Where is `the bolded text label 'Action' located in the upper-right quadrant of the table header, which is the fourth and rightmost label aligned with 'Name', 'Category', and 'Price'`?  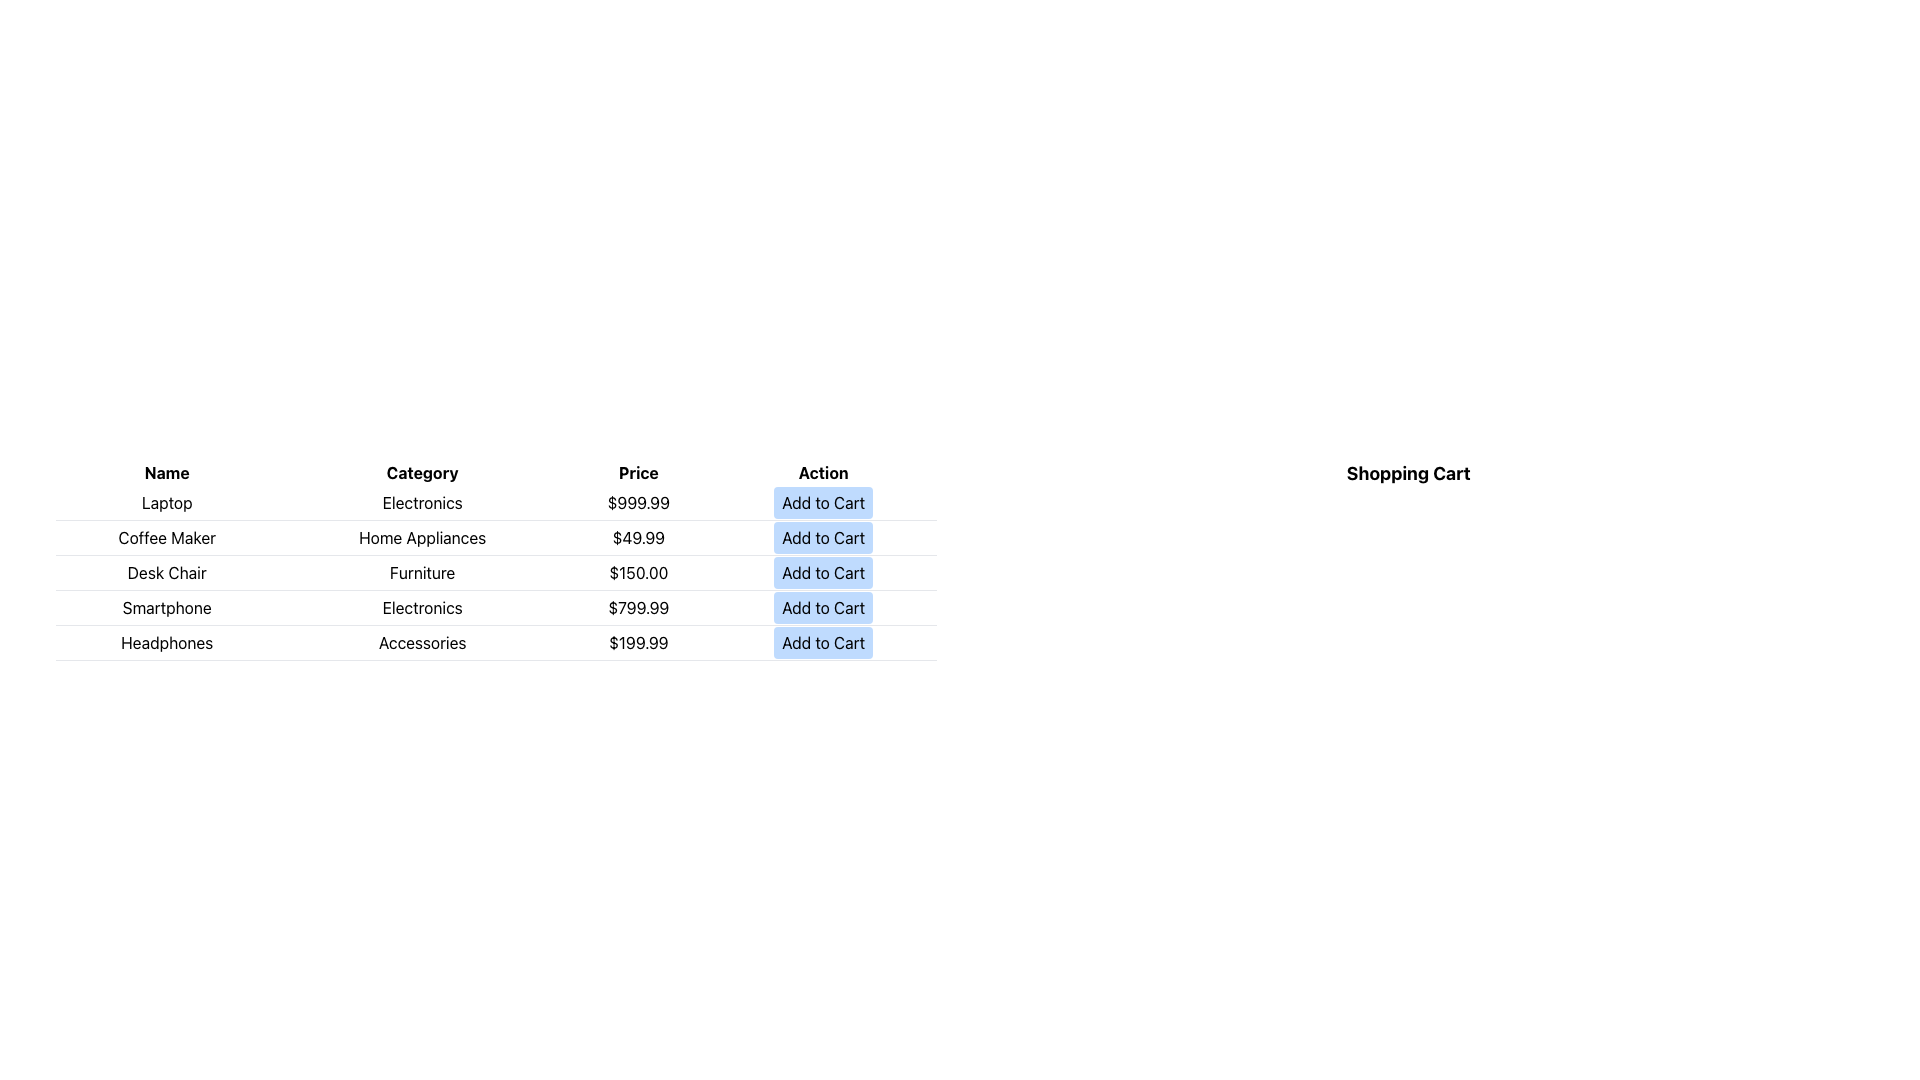 the bolded text label 'Action' located in the upper-right quadrant of the table header, which is the fourth and rightmost label aligned with 'Name', 'Category', and 'Price' is located at coordinates (823, 473).